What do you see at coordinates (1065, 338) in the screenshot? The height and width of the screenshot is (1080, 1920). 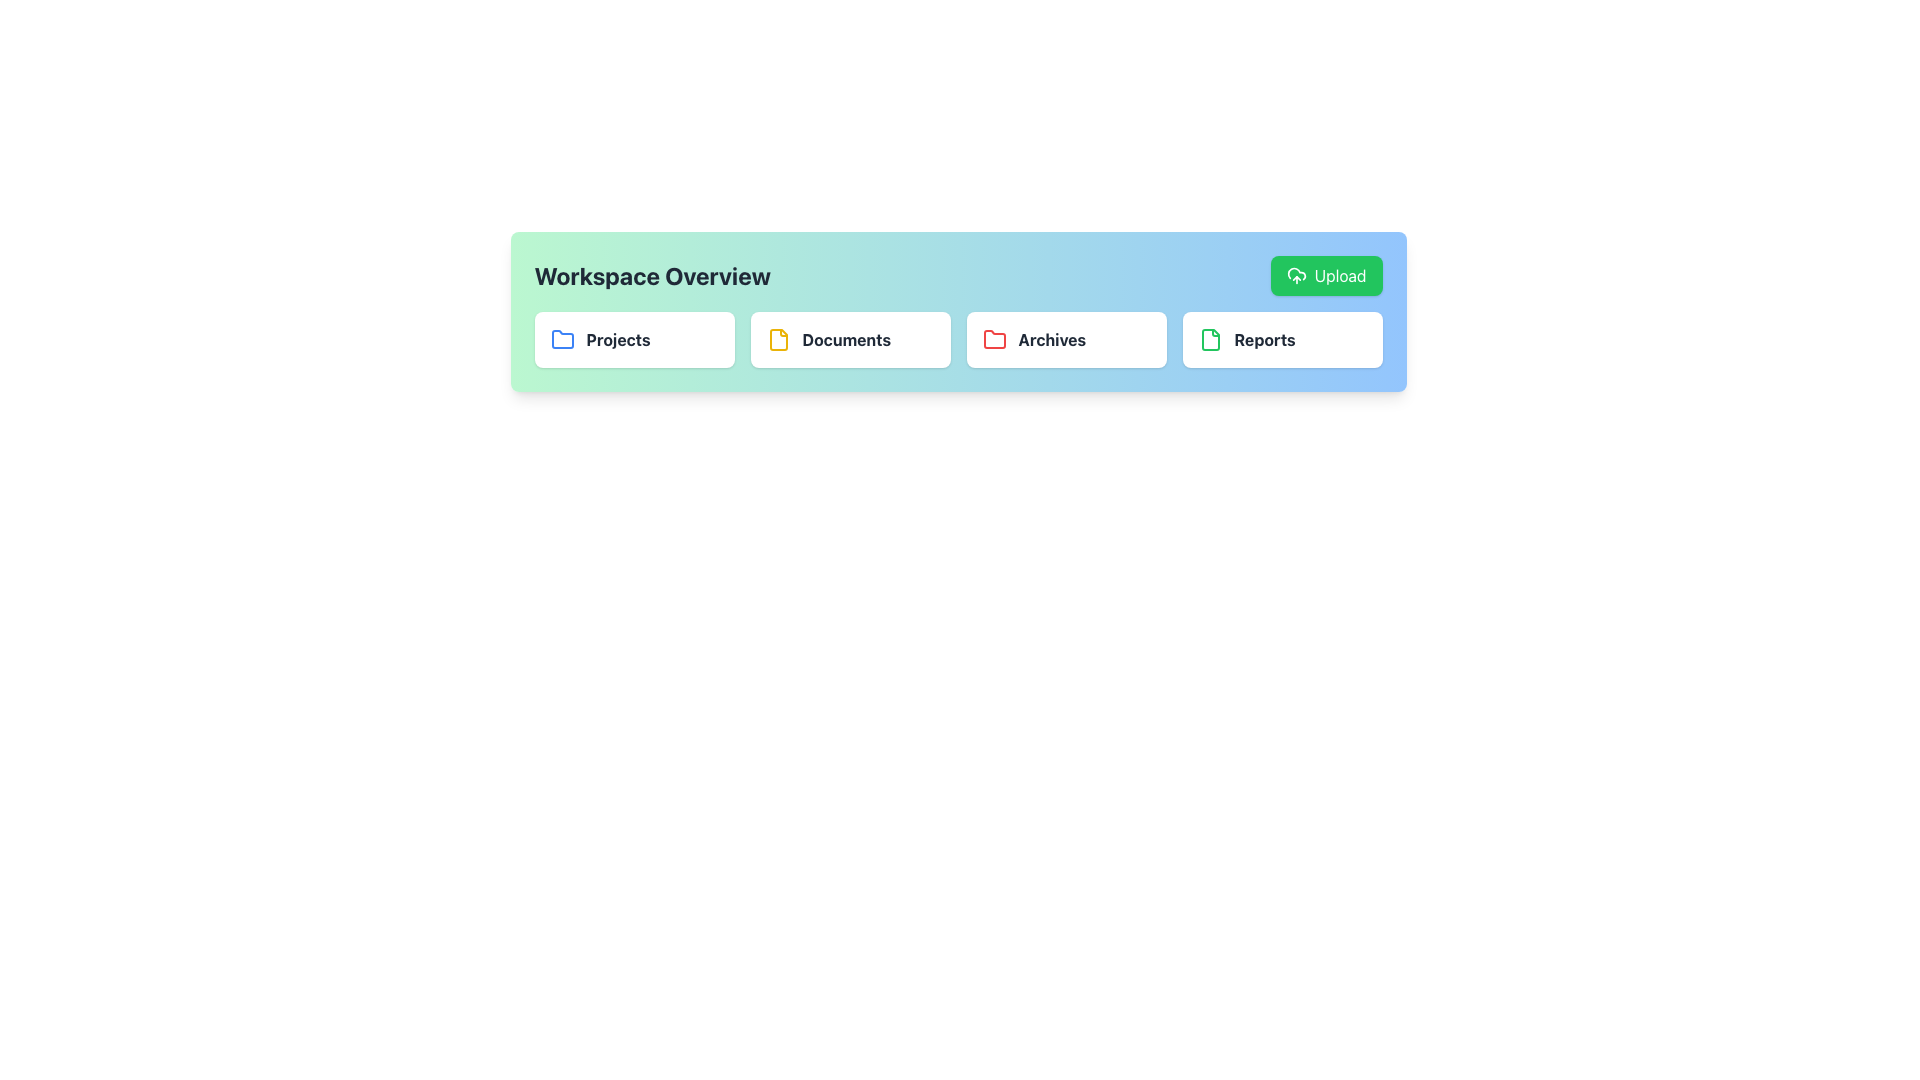 I see `the third Content Card in the horizontal grid layout, which serves` at bounding box center [1065, 338].